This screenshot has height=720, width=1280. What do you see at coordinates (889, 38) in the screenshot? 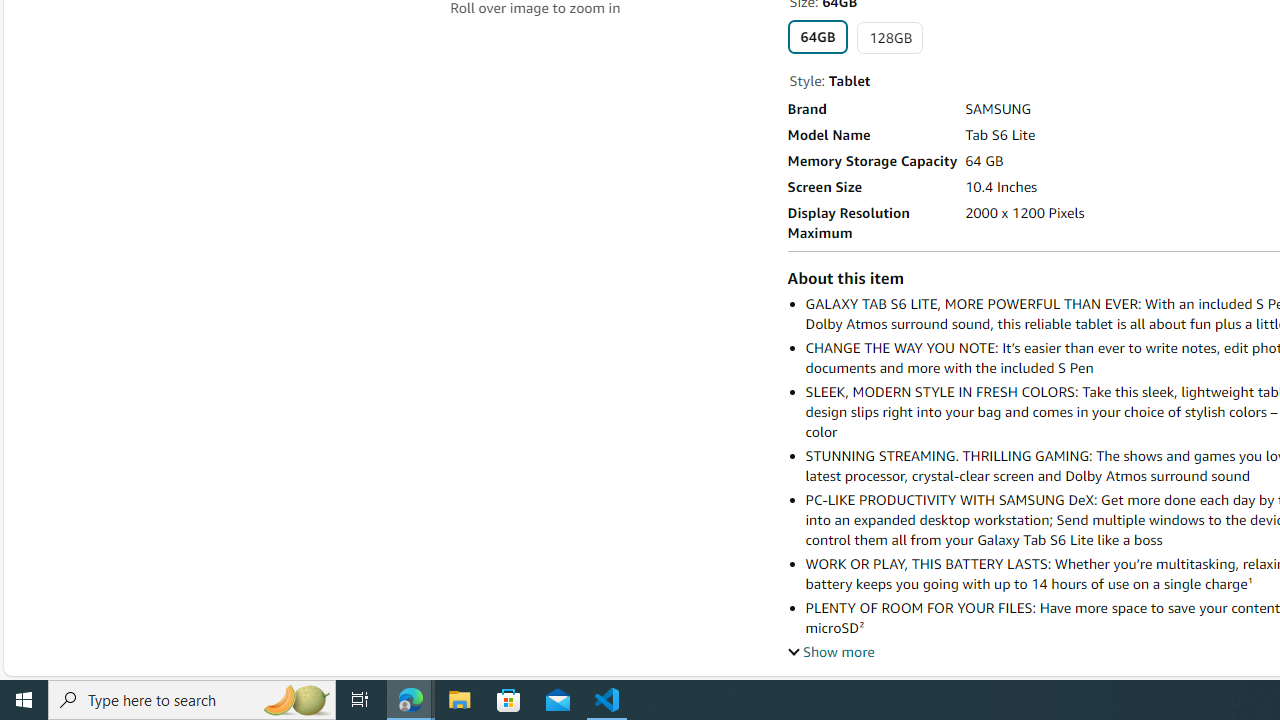
I see `'128GB'` at bounding box center [889, 38].